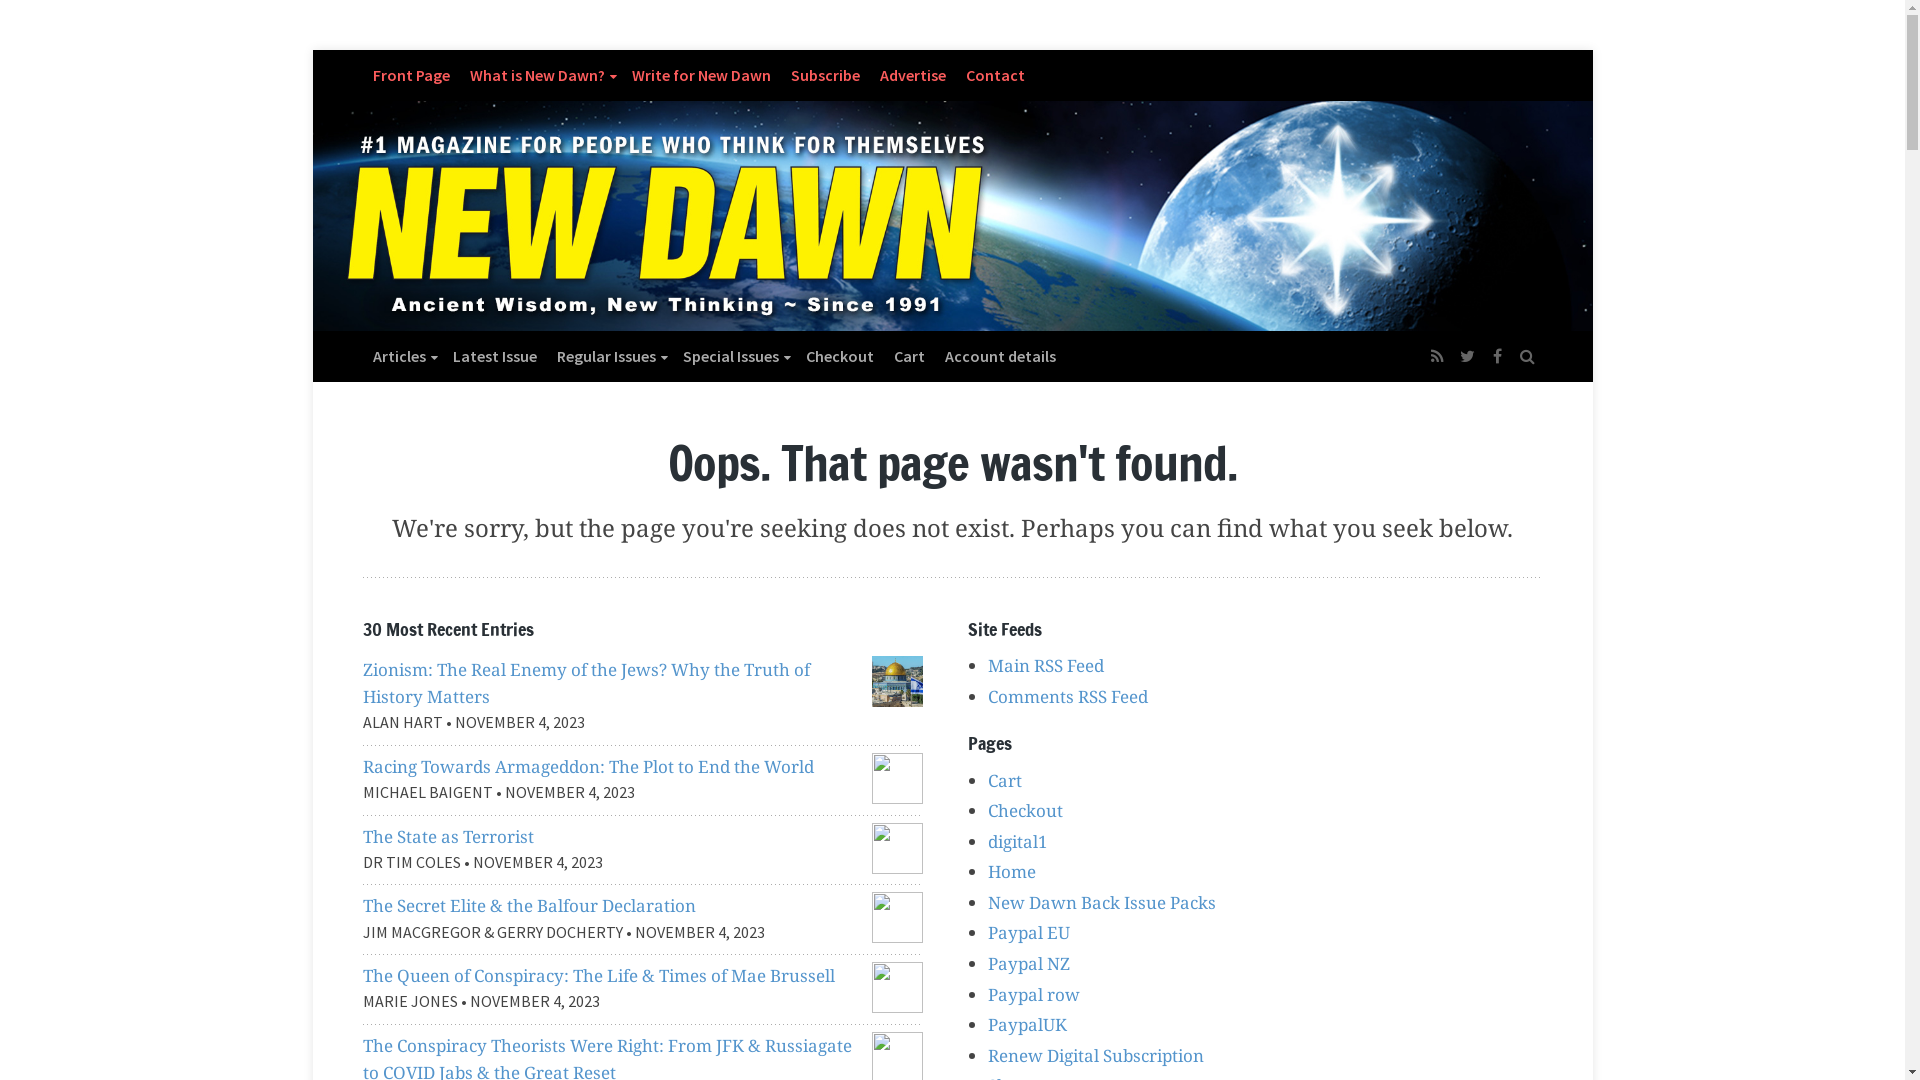  Describe the element at coordinates (1012, 870) in the screenshot. I see `'Home'` at that location.